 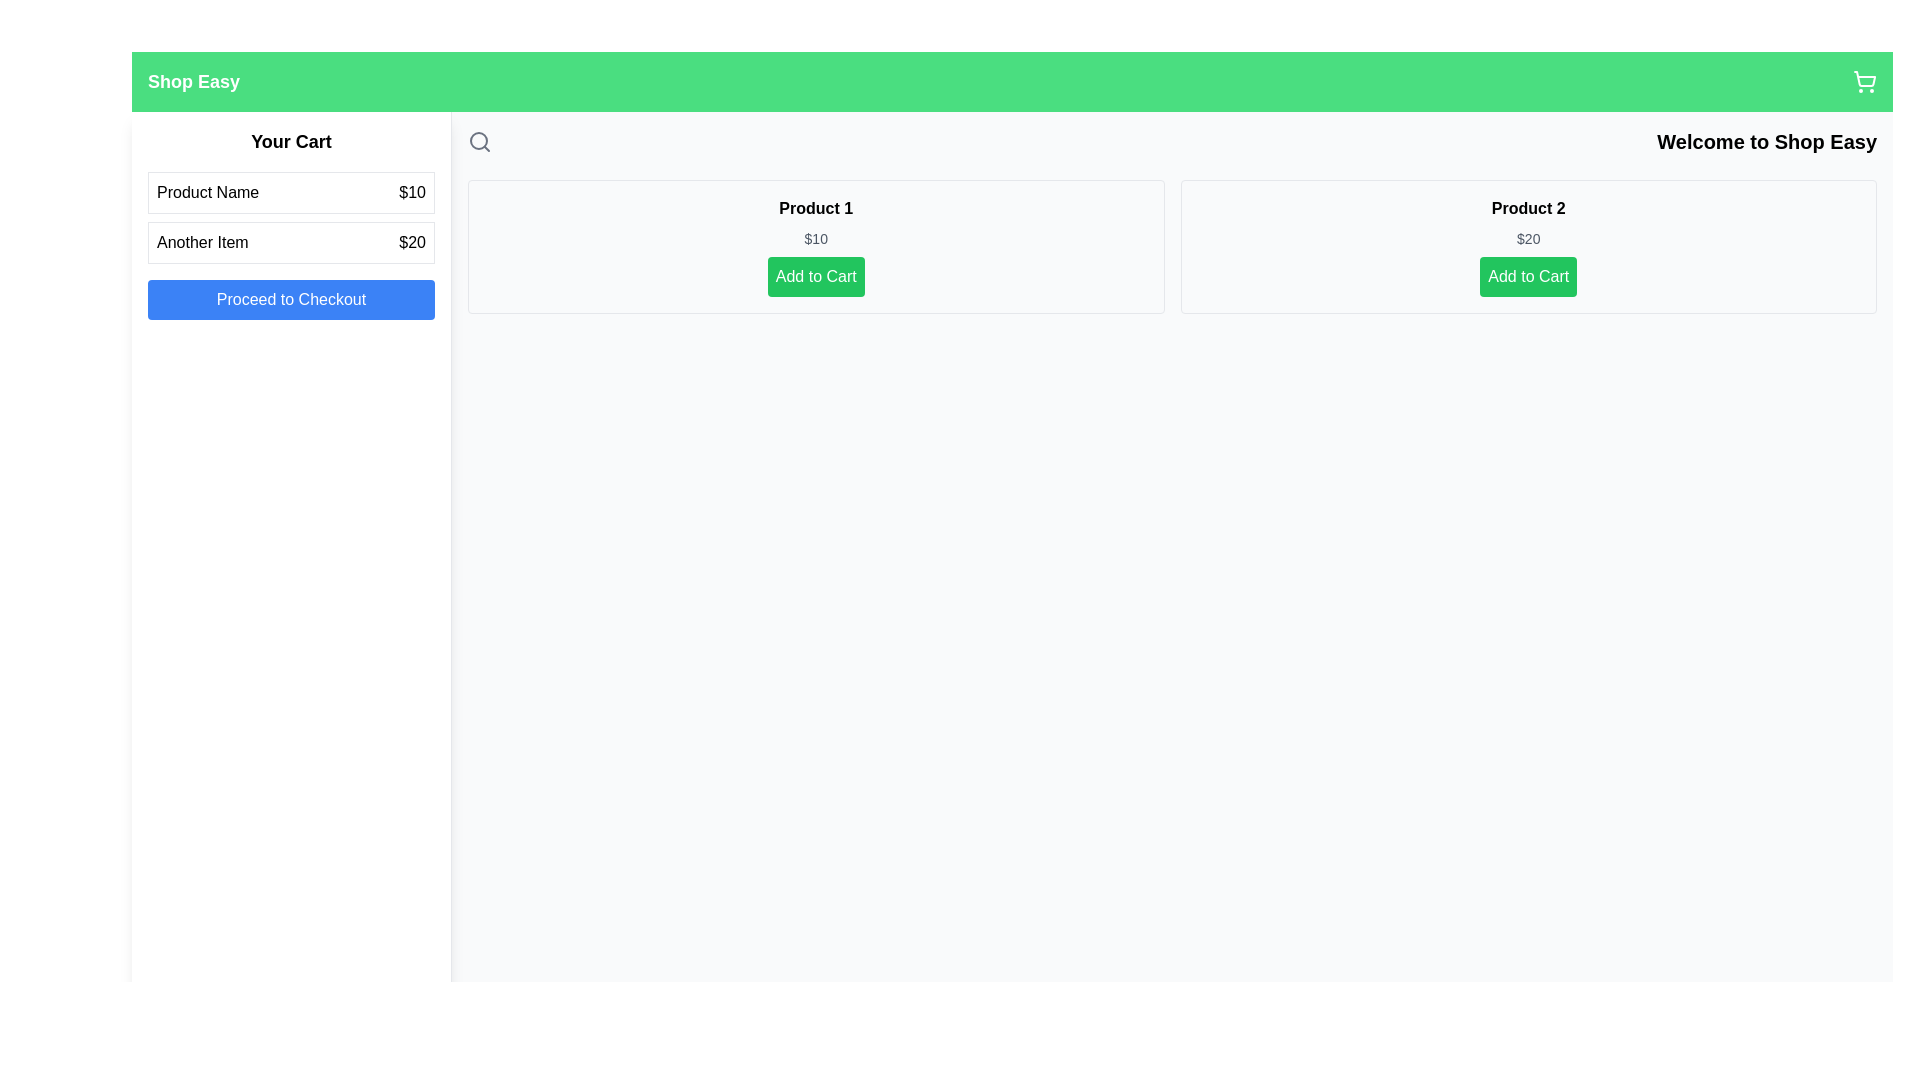 I want to click on the Circle component of the magnifying glass icon within the SVG graphic, which represents search functionality in the UI, so click(x=478, y=140).